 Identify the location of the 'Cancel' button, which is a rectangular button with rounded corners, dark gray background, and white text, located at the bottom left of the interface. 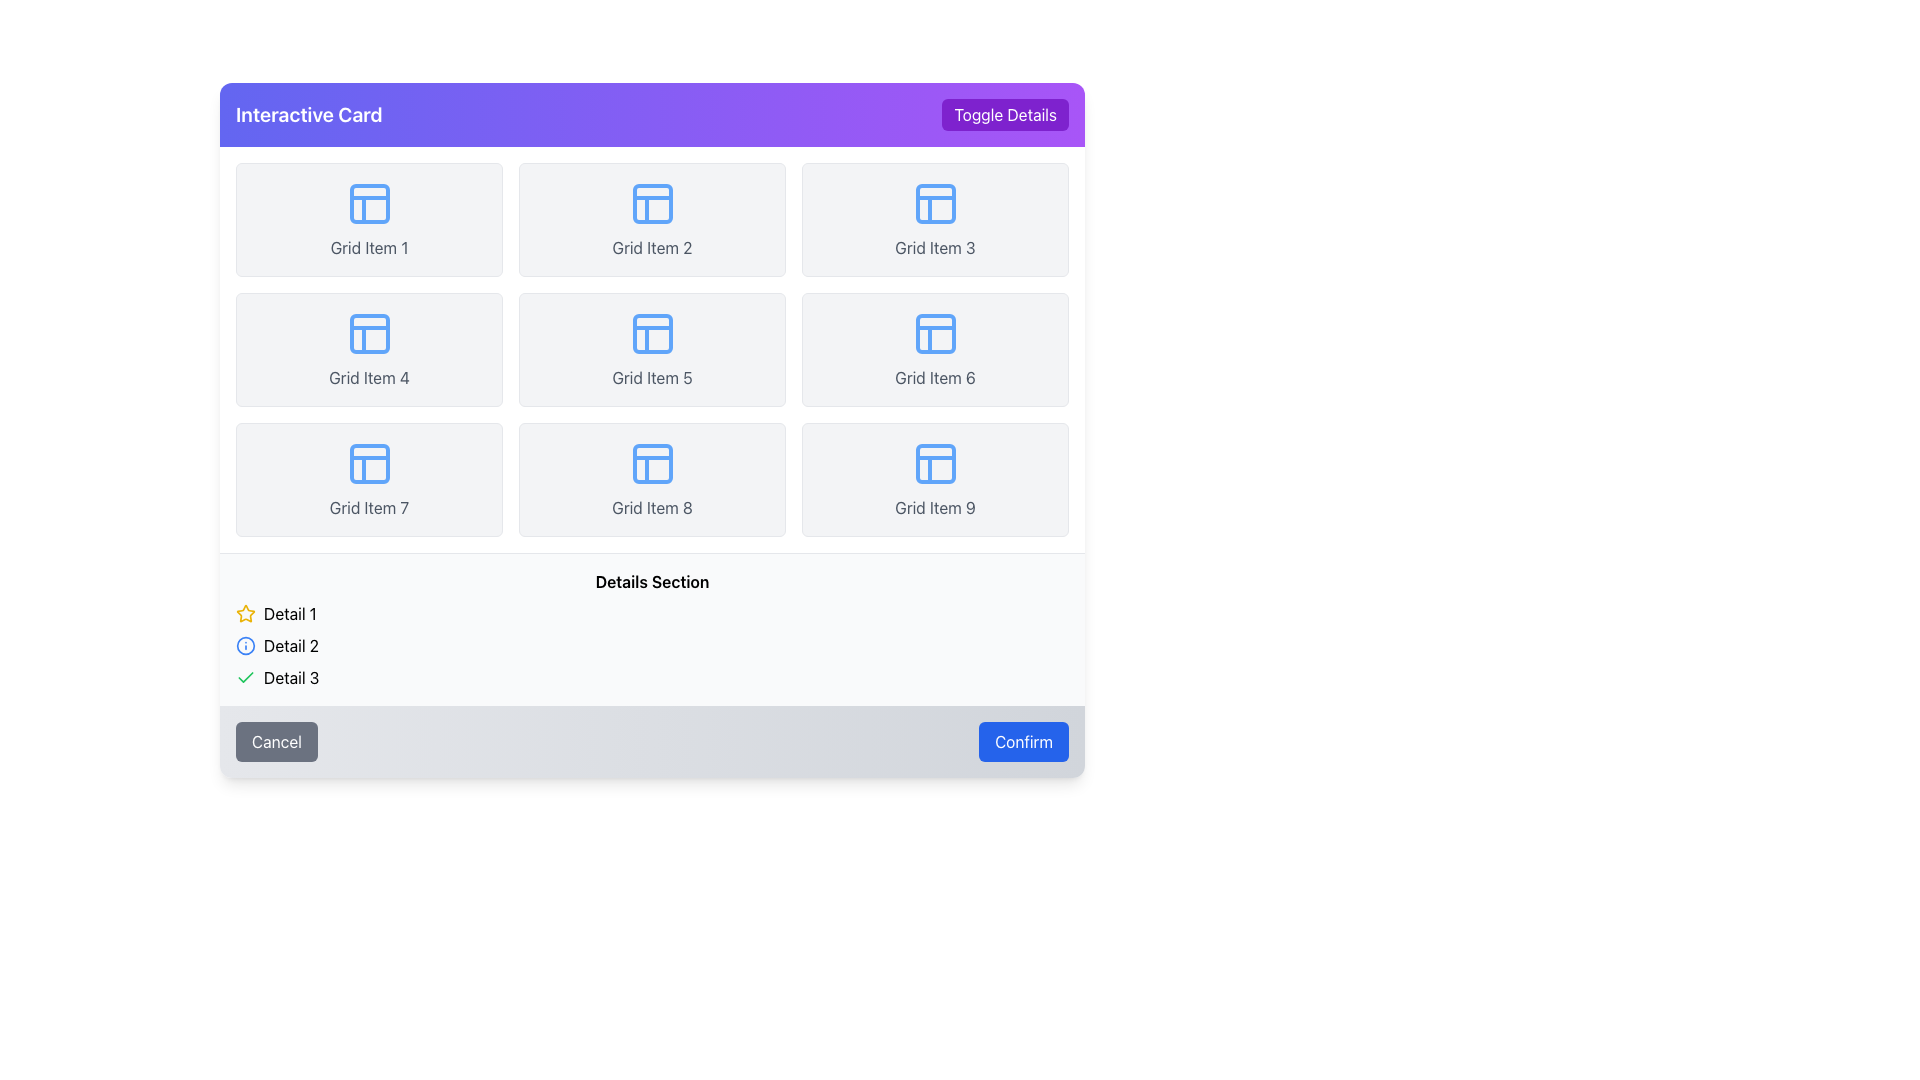
(275, 741).